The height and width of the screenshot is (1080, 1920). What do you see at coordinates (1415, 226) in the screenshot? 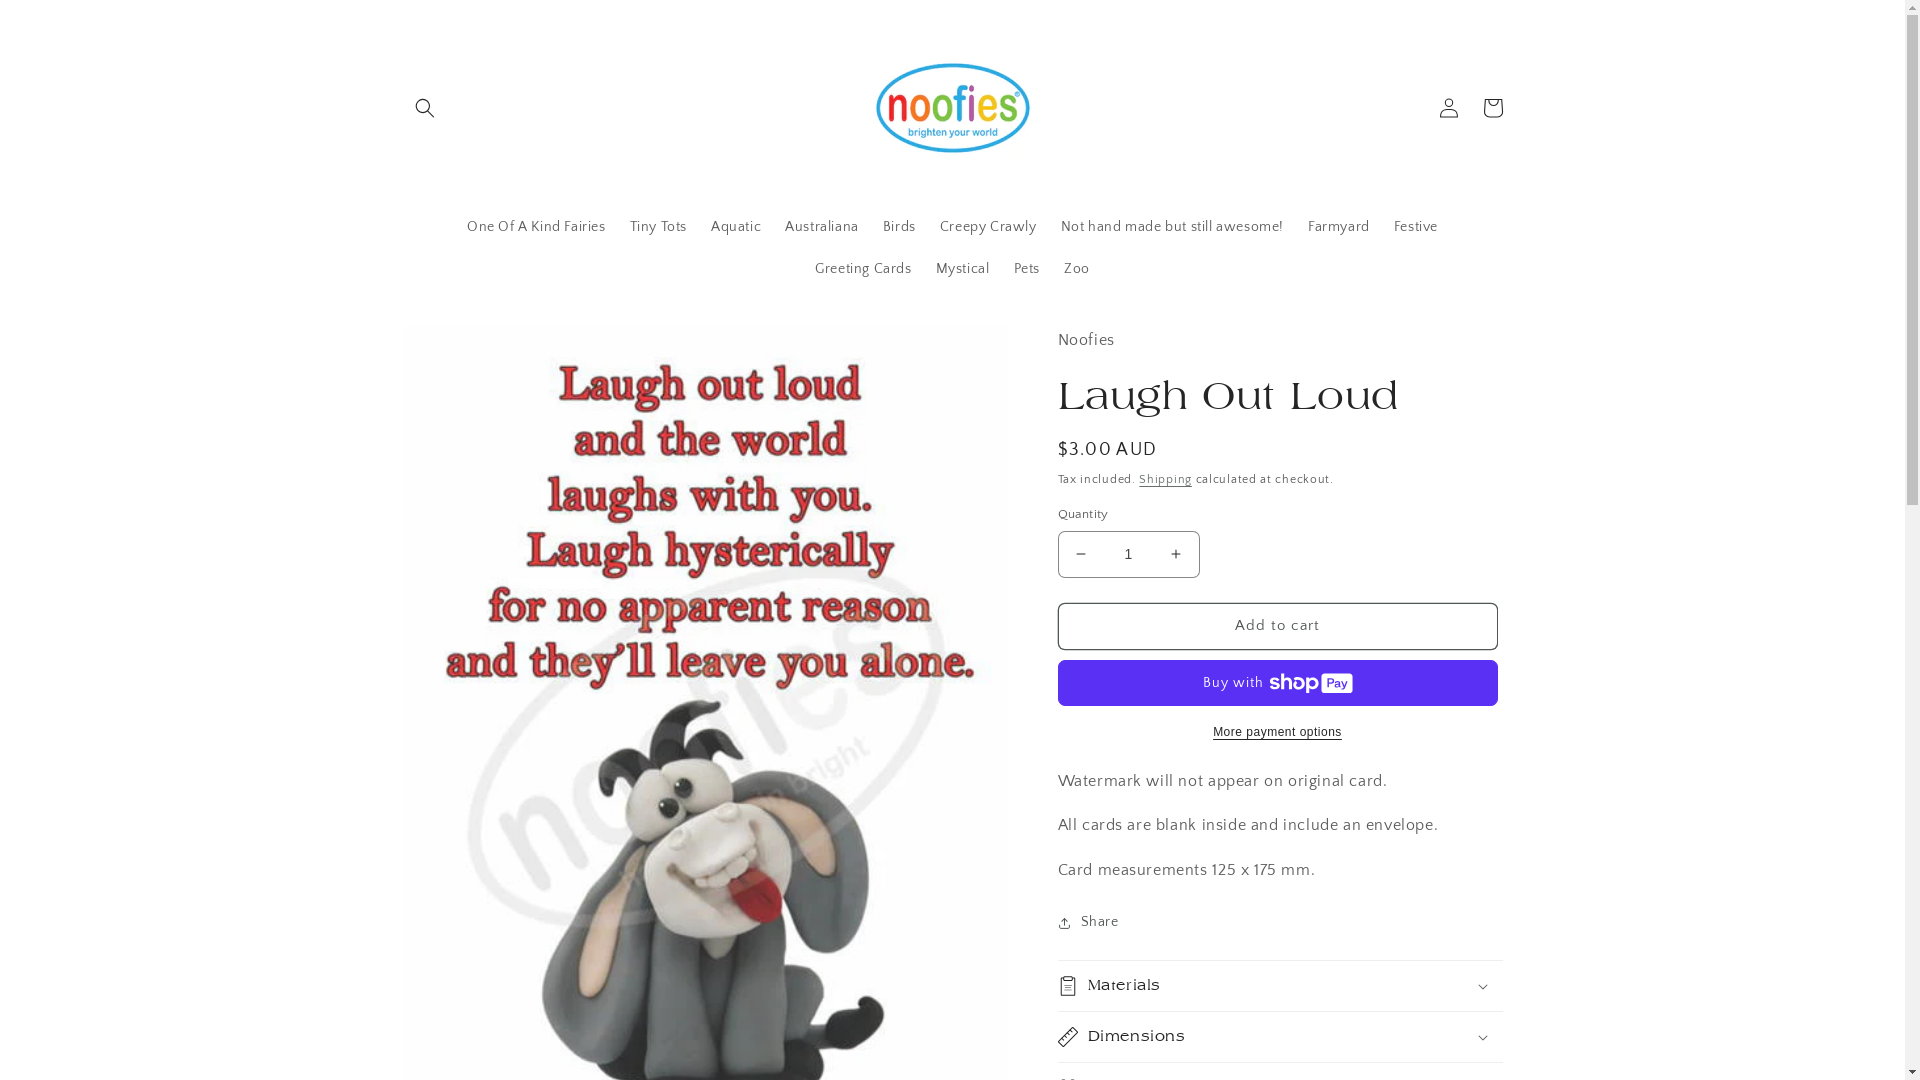
I see `'Festive'` at bounding box center [1415, 226].